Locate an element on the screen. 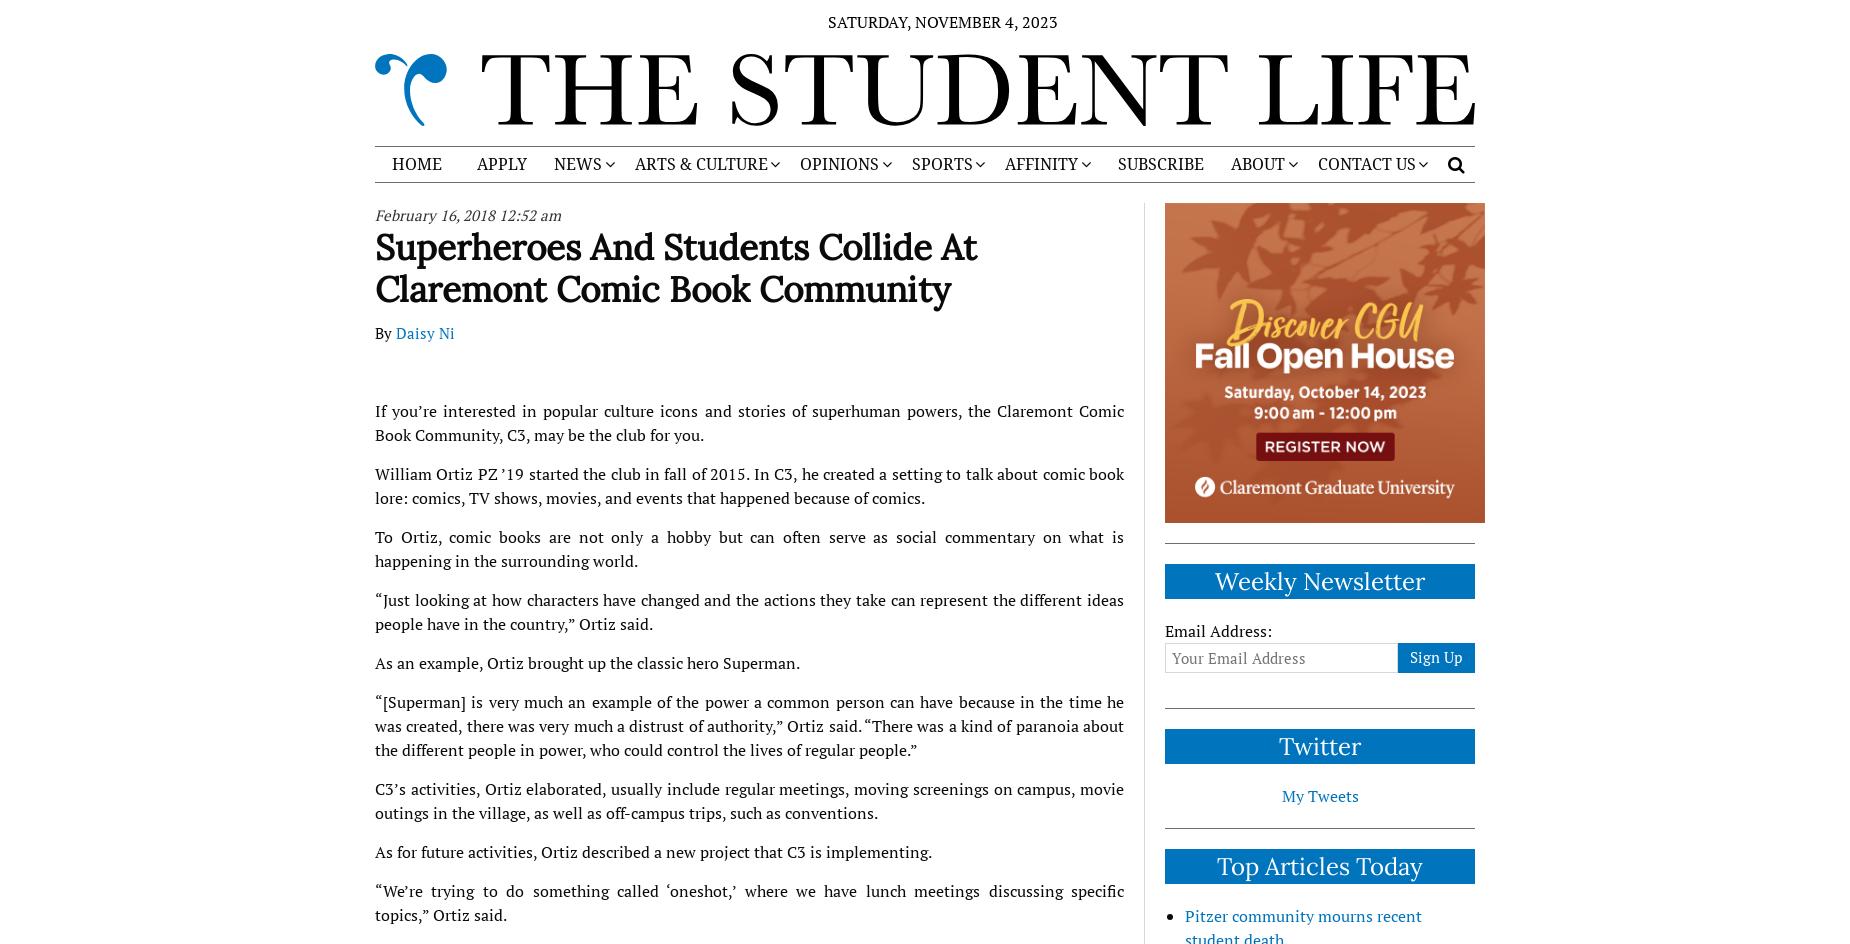 The image size is (1850, 944). 'SUBMIT' is located at coordinates (1345, 240).